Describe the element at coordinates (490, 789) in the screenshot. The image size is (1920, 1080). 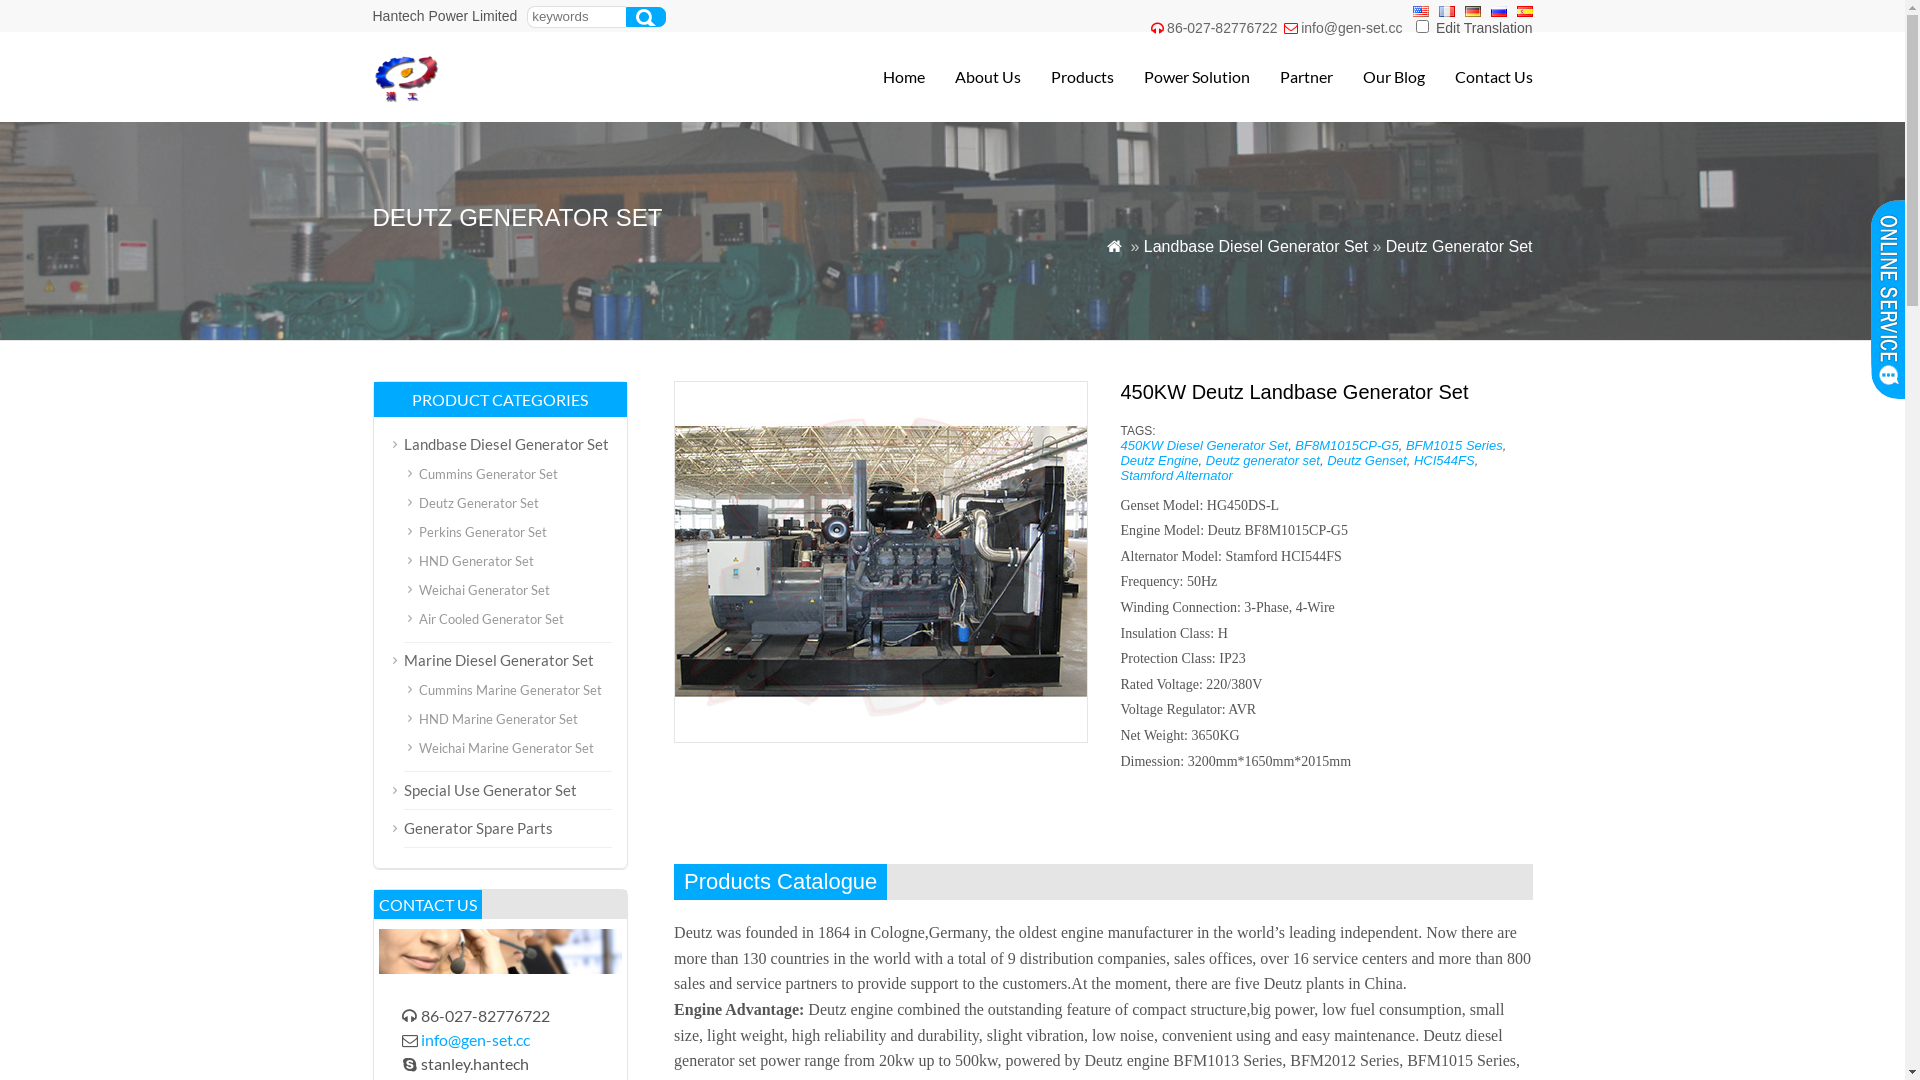
I see `'Special Use Generator Set'` at that location.